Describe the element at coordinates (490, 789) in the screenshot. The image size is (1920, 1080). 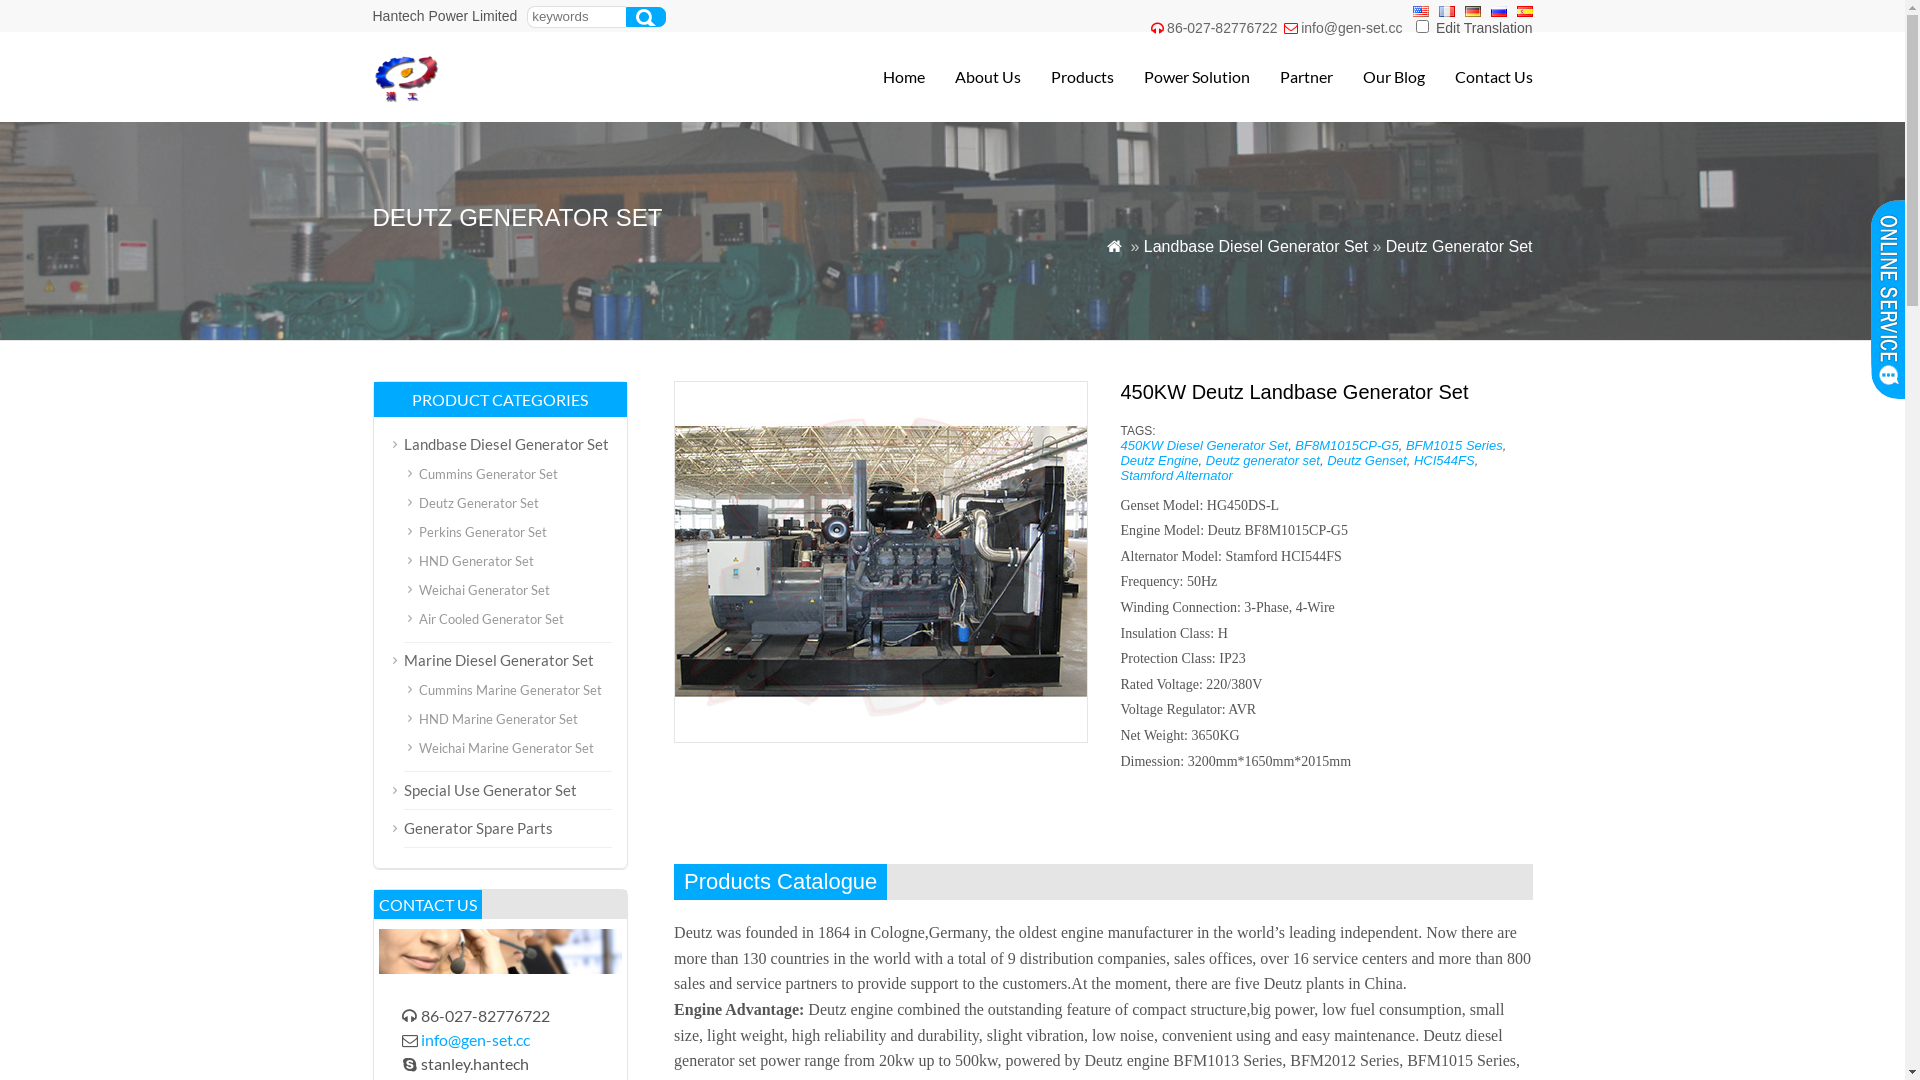
I see `'Special Use Generator Set'` at that location.